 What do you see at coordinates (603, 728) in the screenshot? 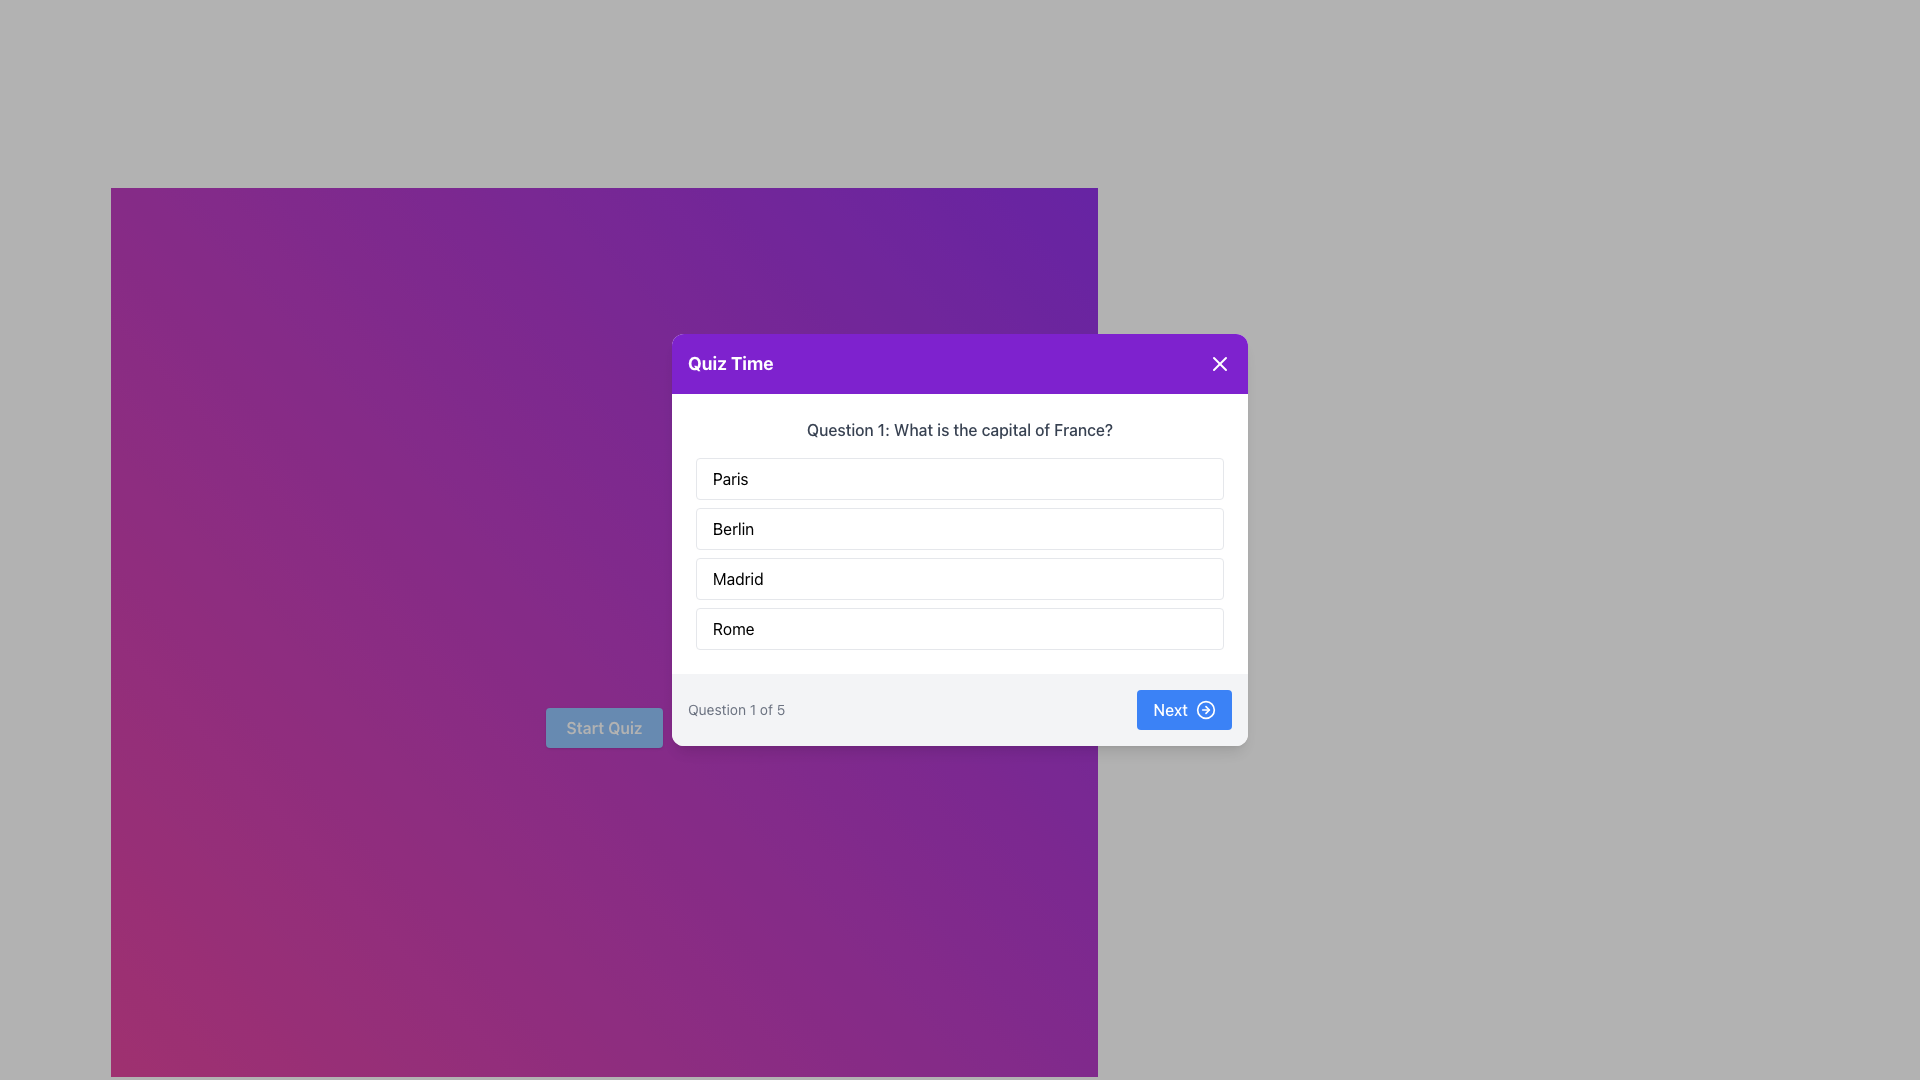
I see `the quiz initiation button located near the bottom-left corner of the quiz interface` at bounding box center [603, 728].